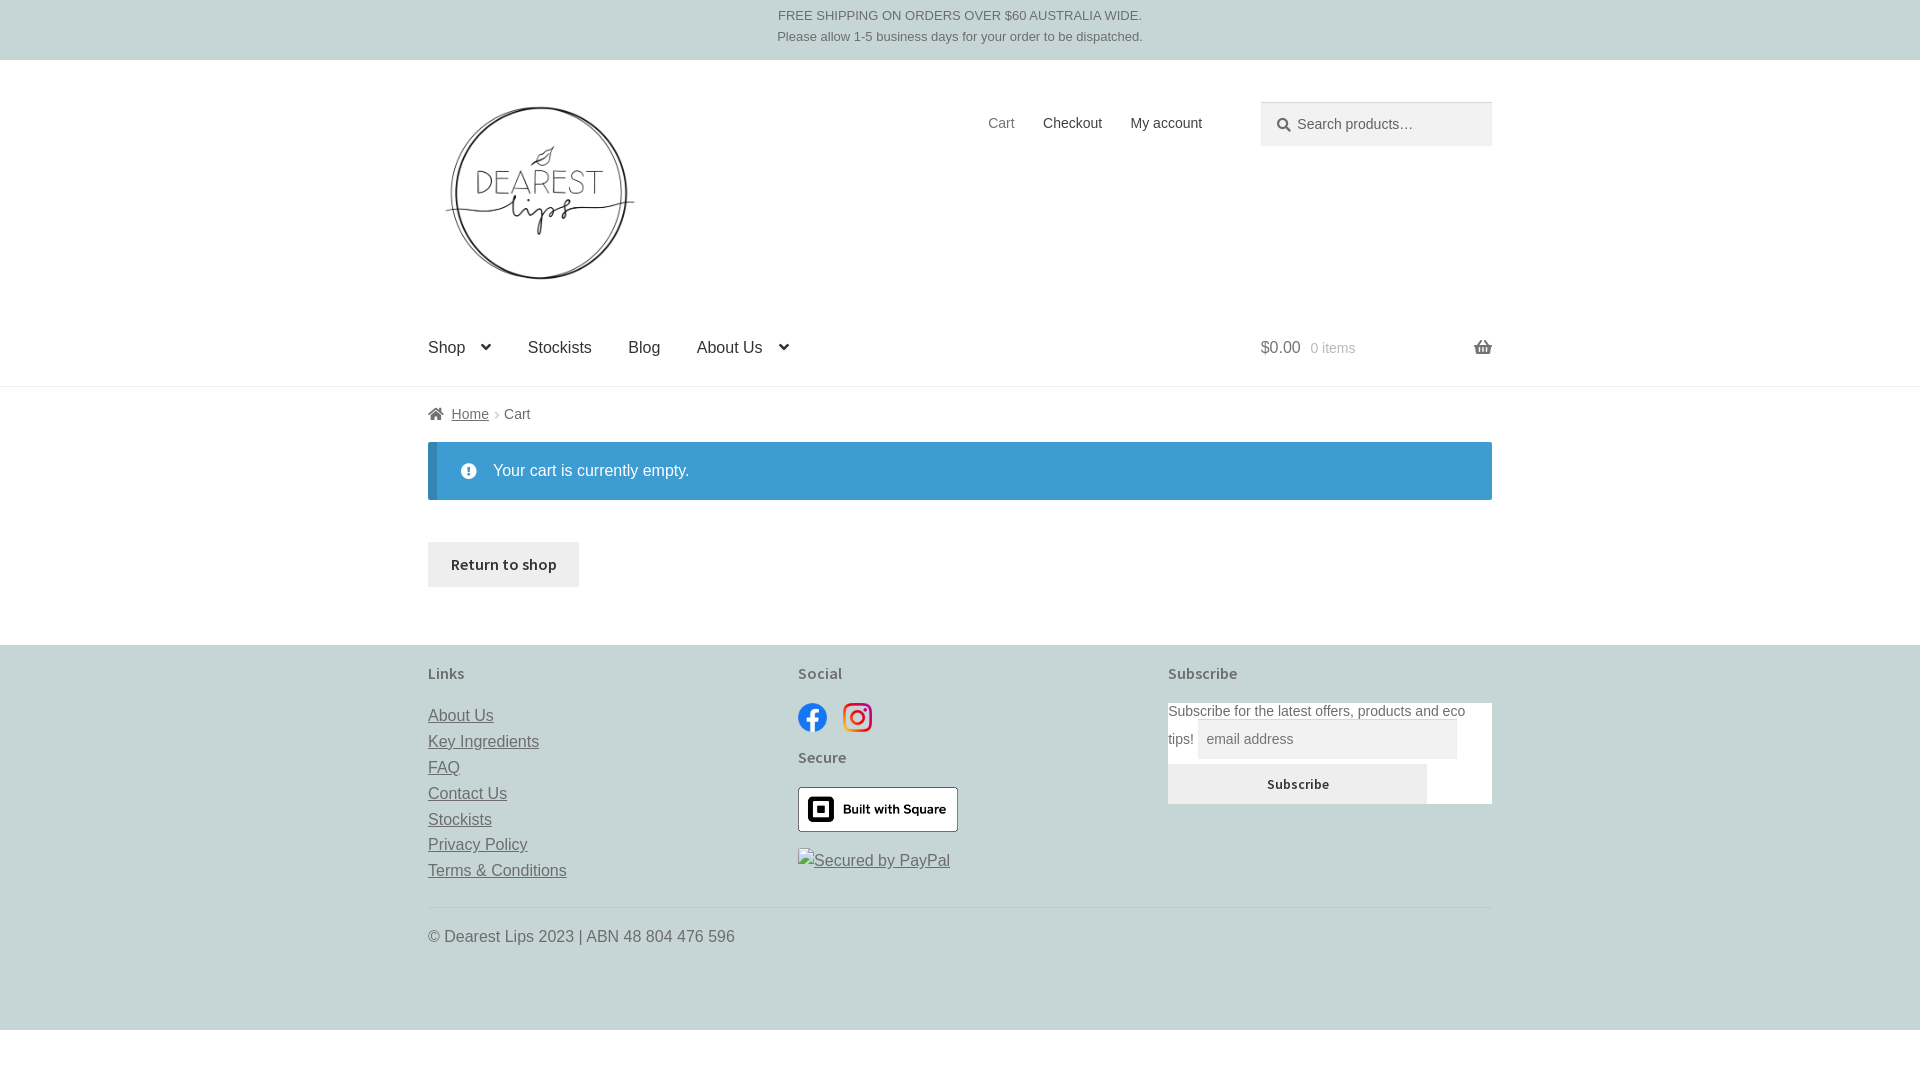 This screenshot has width=1920, height=1080. What do you see at coordinates (457, 412) in the screenshot?
I see `'Home'` at bounding box center [457, 412].